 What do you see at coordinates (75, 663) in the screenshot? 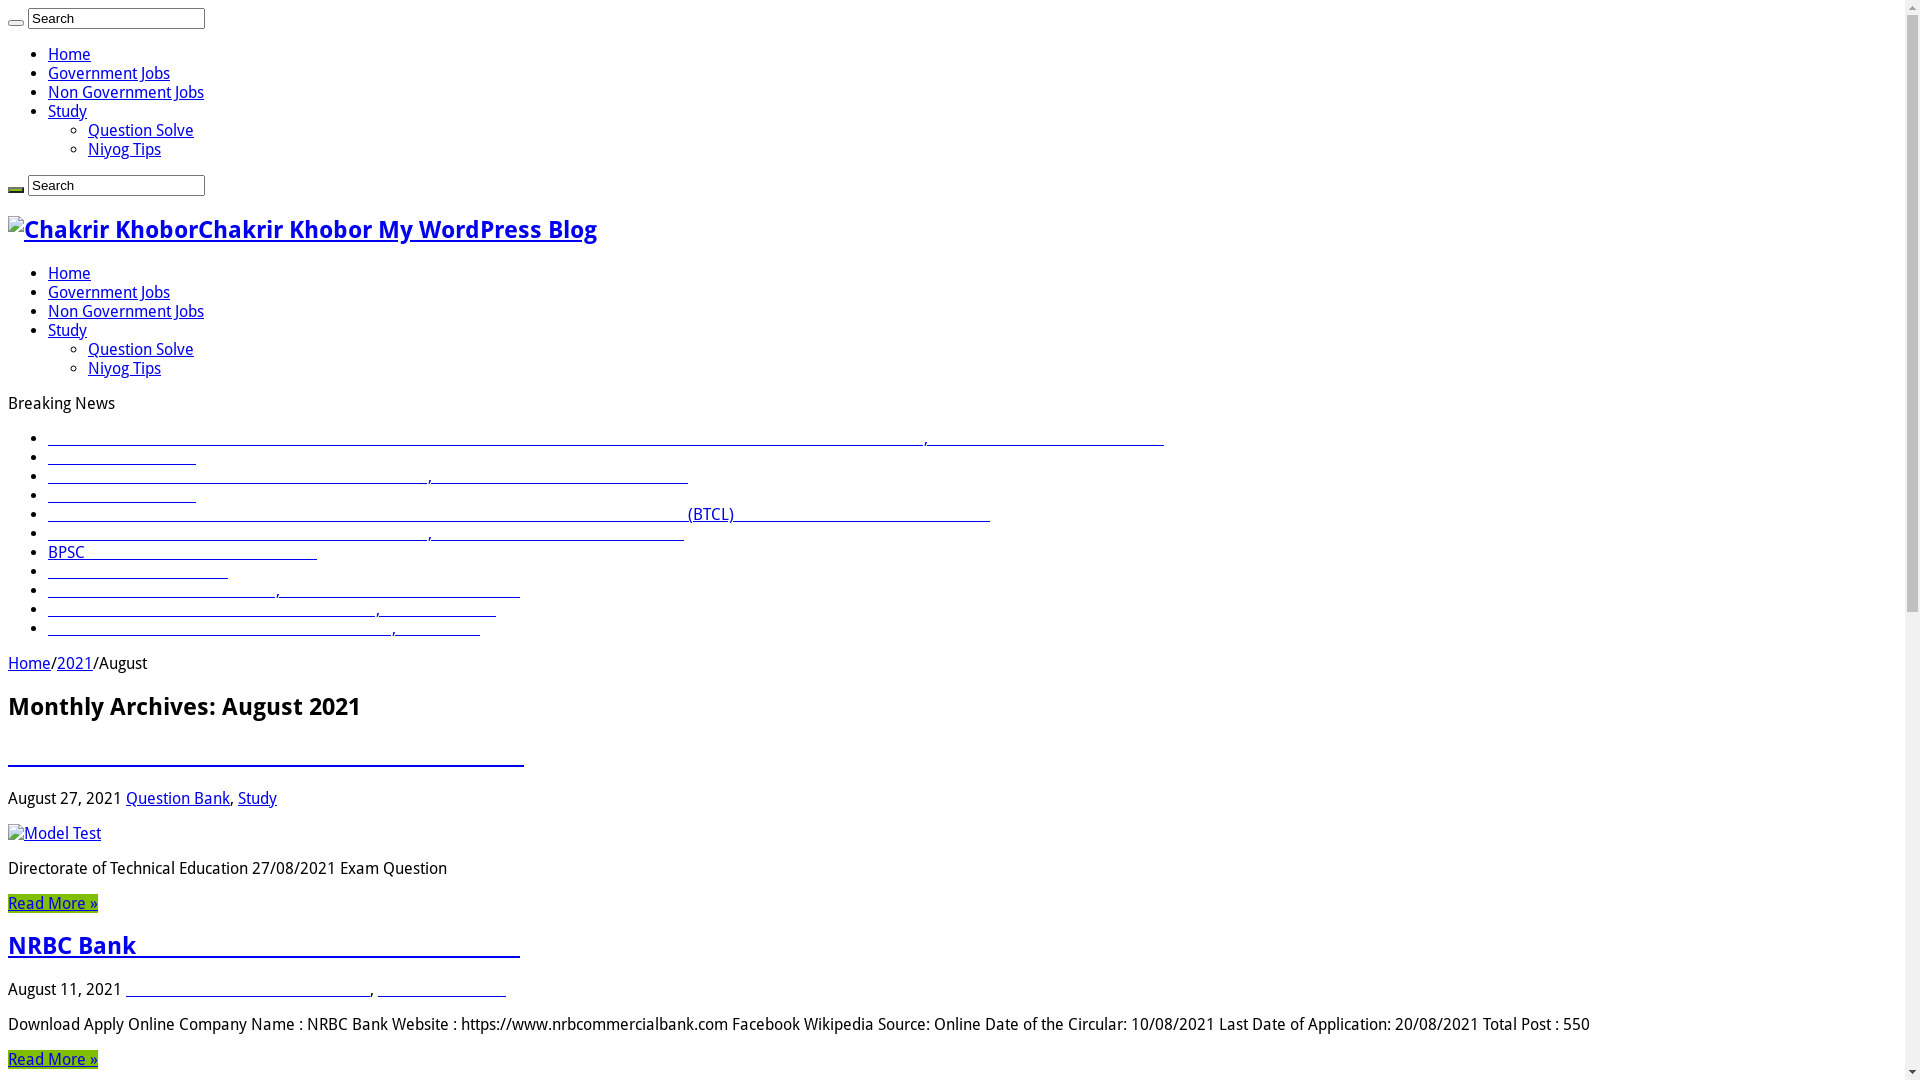
I see `'2021'` at bounding box center [75, 663].